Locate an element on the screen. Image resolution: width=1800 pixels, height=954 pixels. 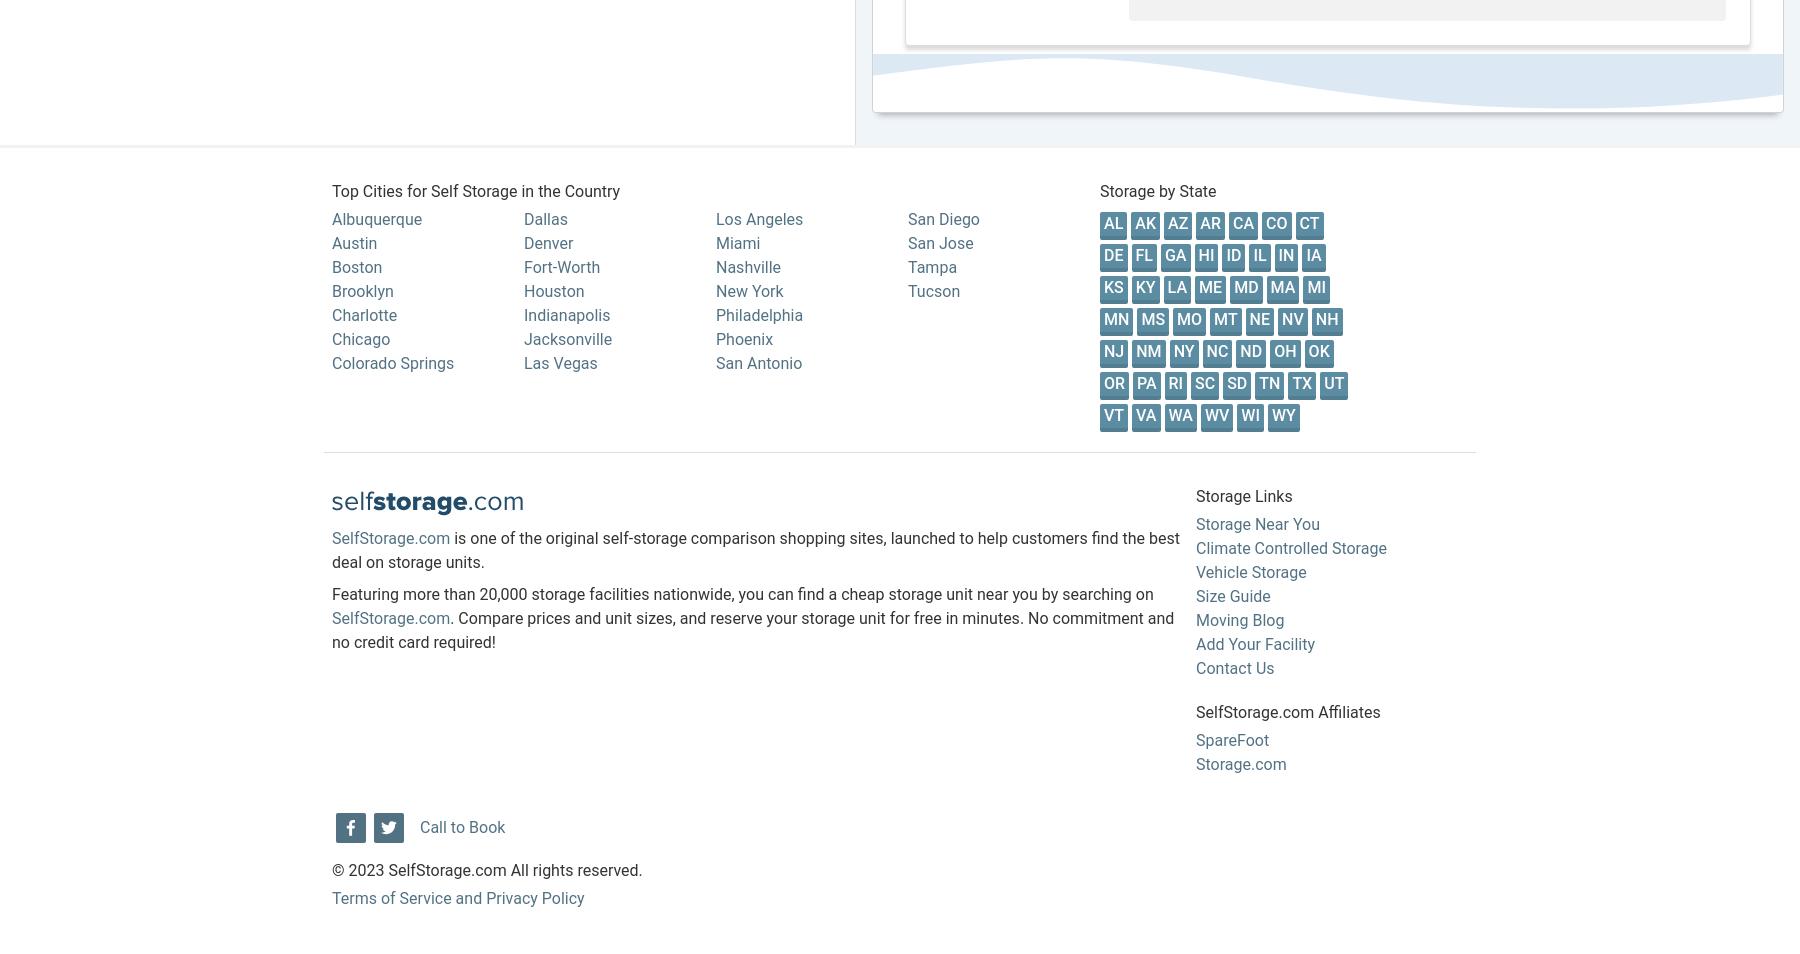
'LA' is located at coordinates (1176, 286).